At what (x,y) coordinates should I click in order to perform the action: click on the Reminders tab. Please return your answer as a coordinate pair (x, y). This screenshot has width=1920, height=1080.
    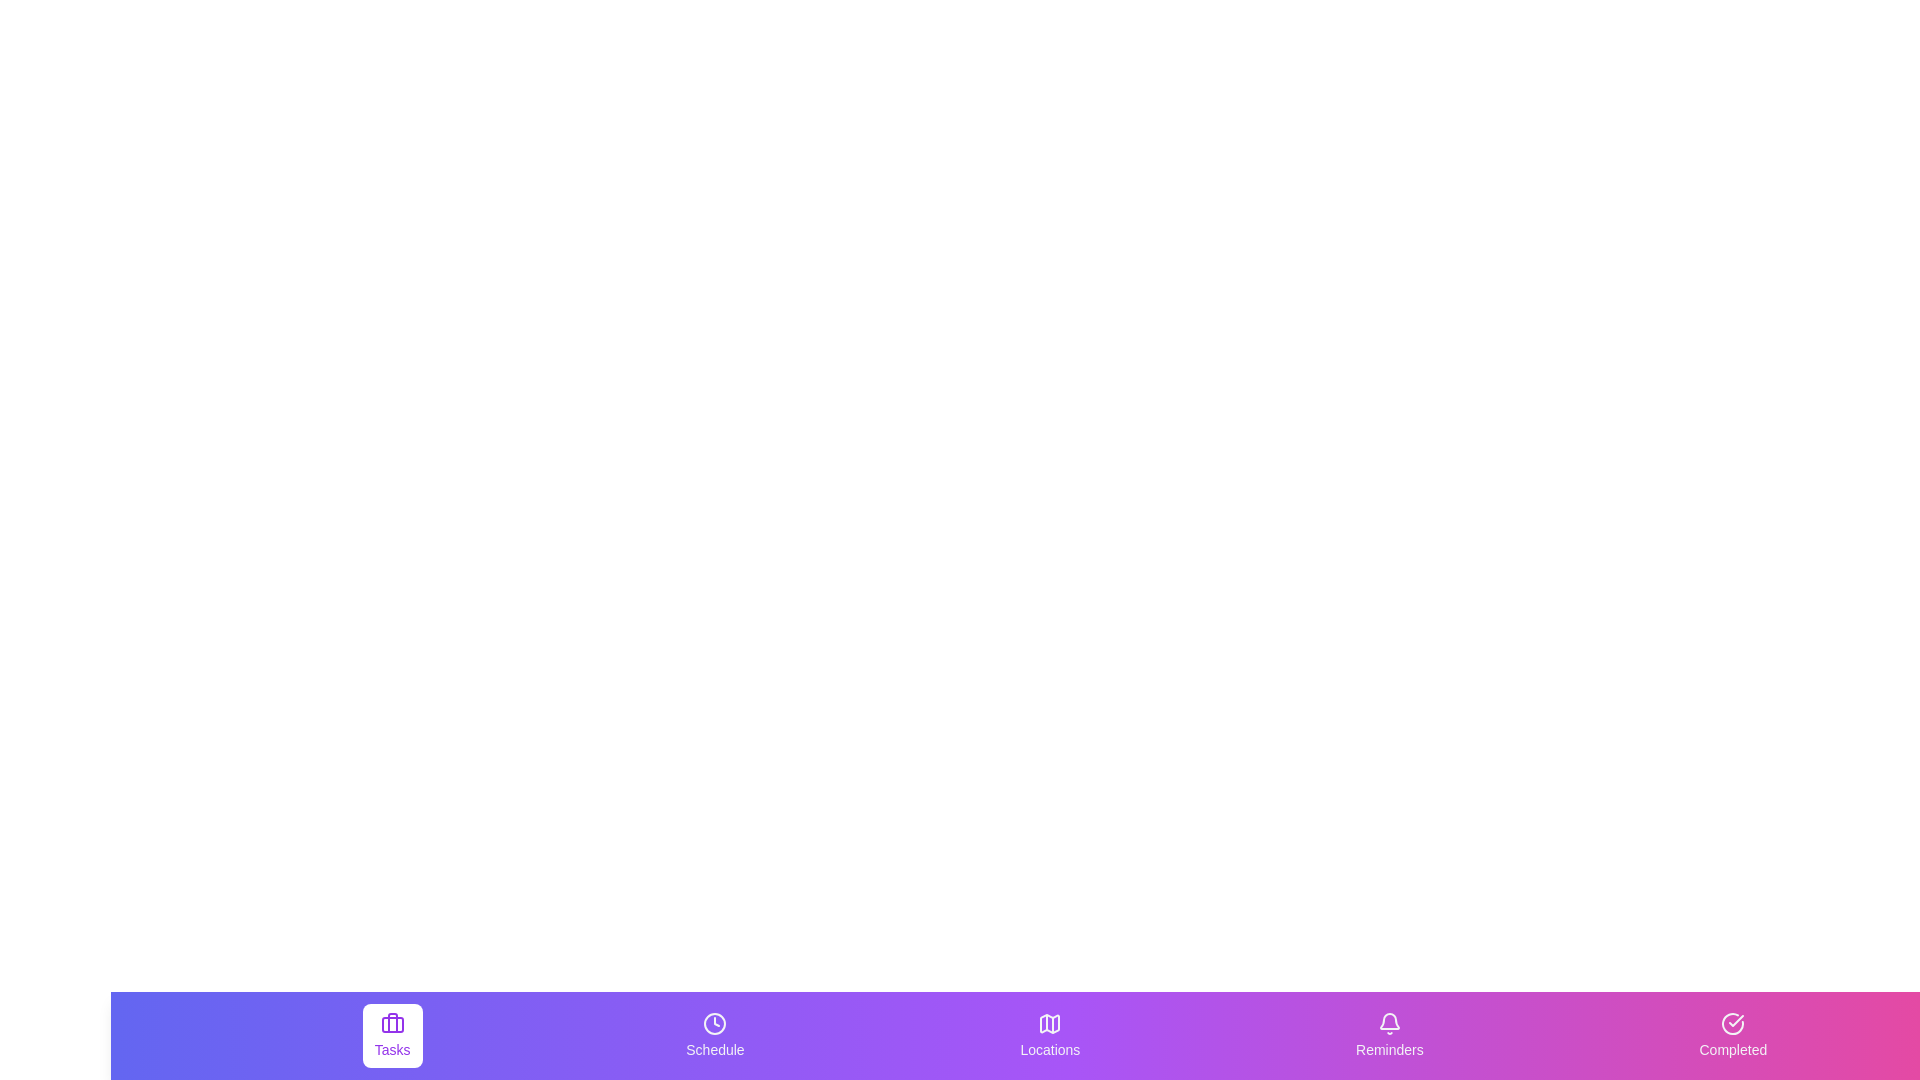
    Looking at the image, I should click on (1388, 1035).